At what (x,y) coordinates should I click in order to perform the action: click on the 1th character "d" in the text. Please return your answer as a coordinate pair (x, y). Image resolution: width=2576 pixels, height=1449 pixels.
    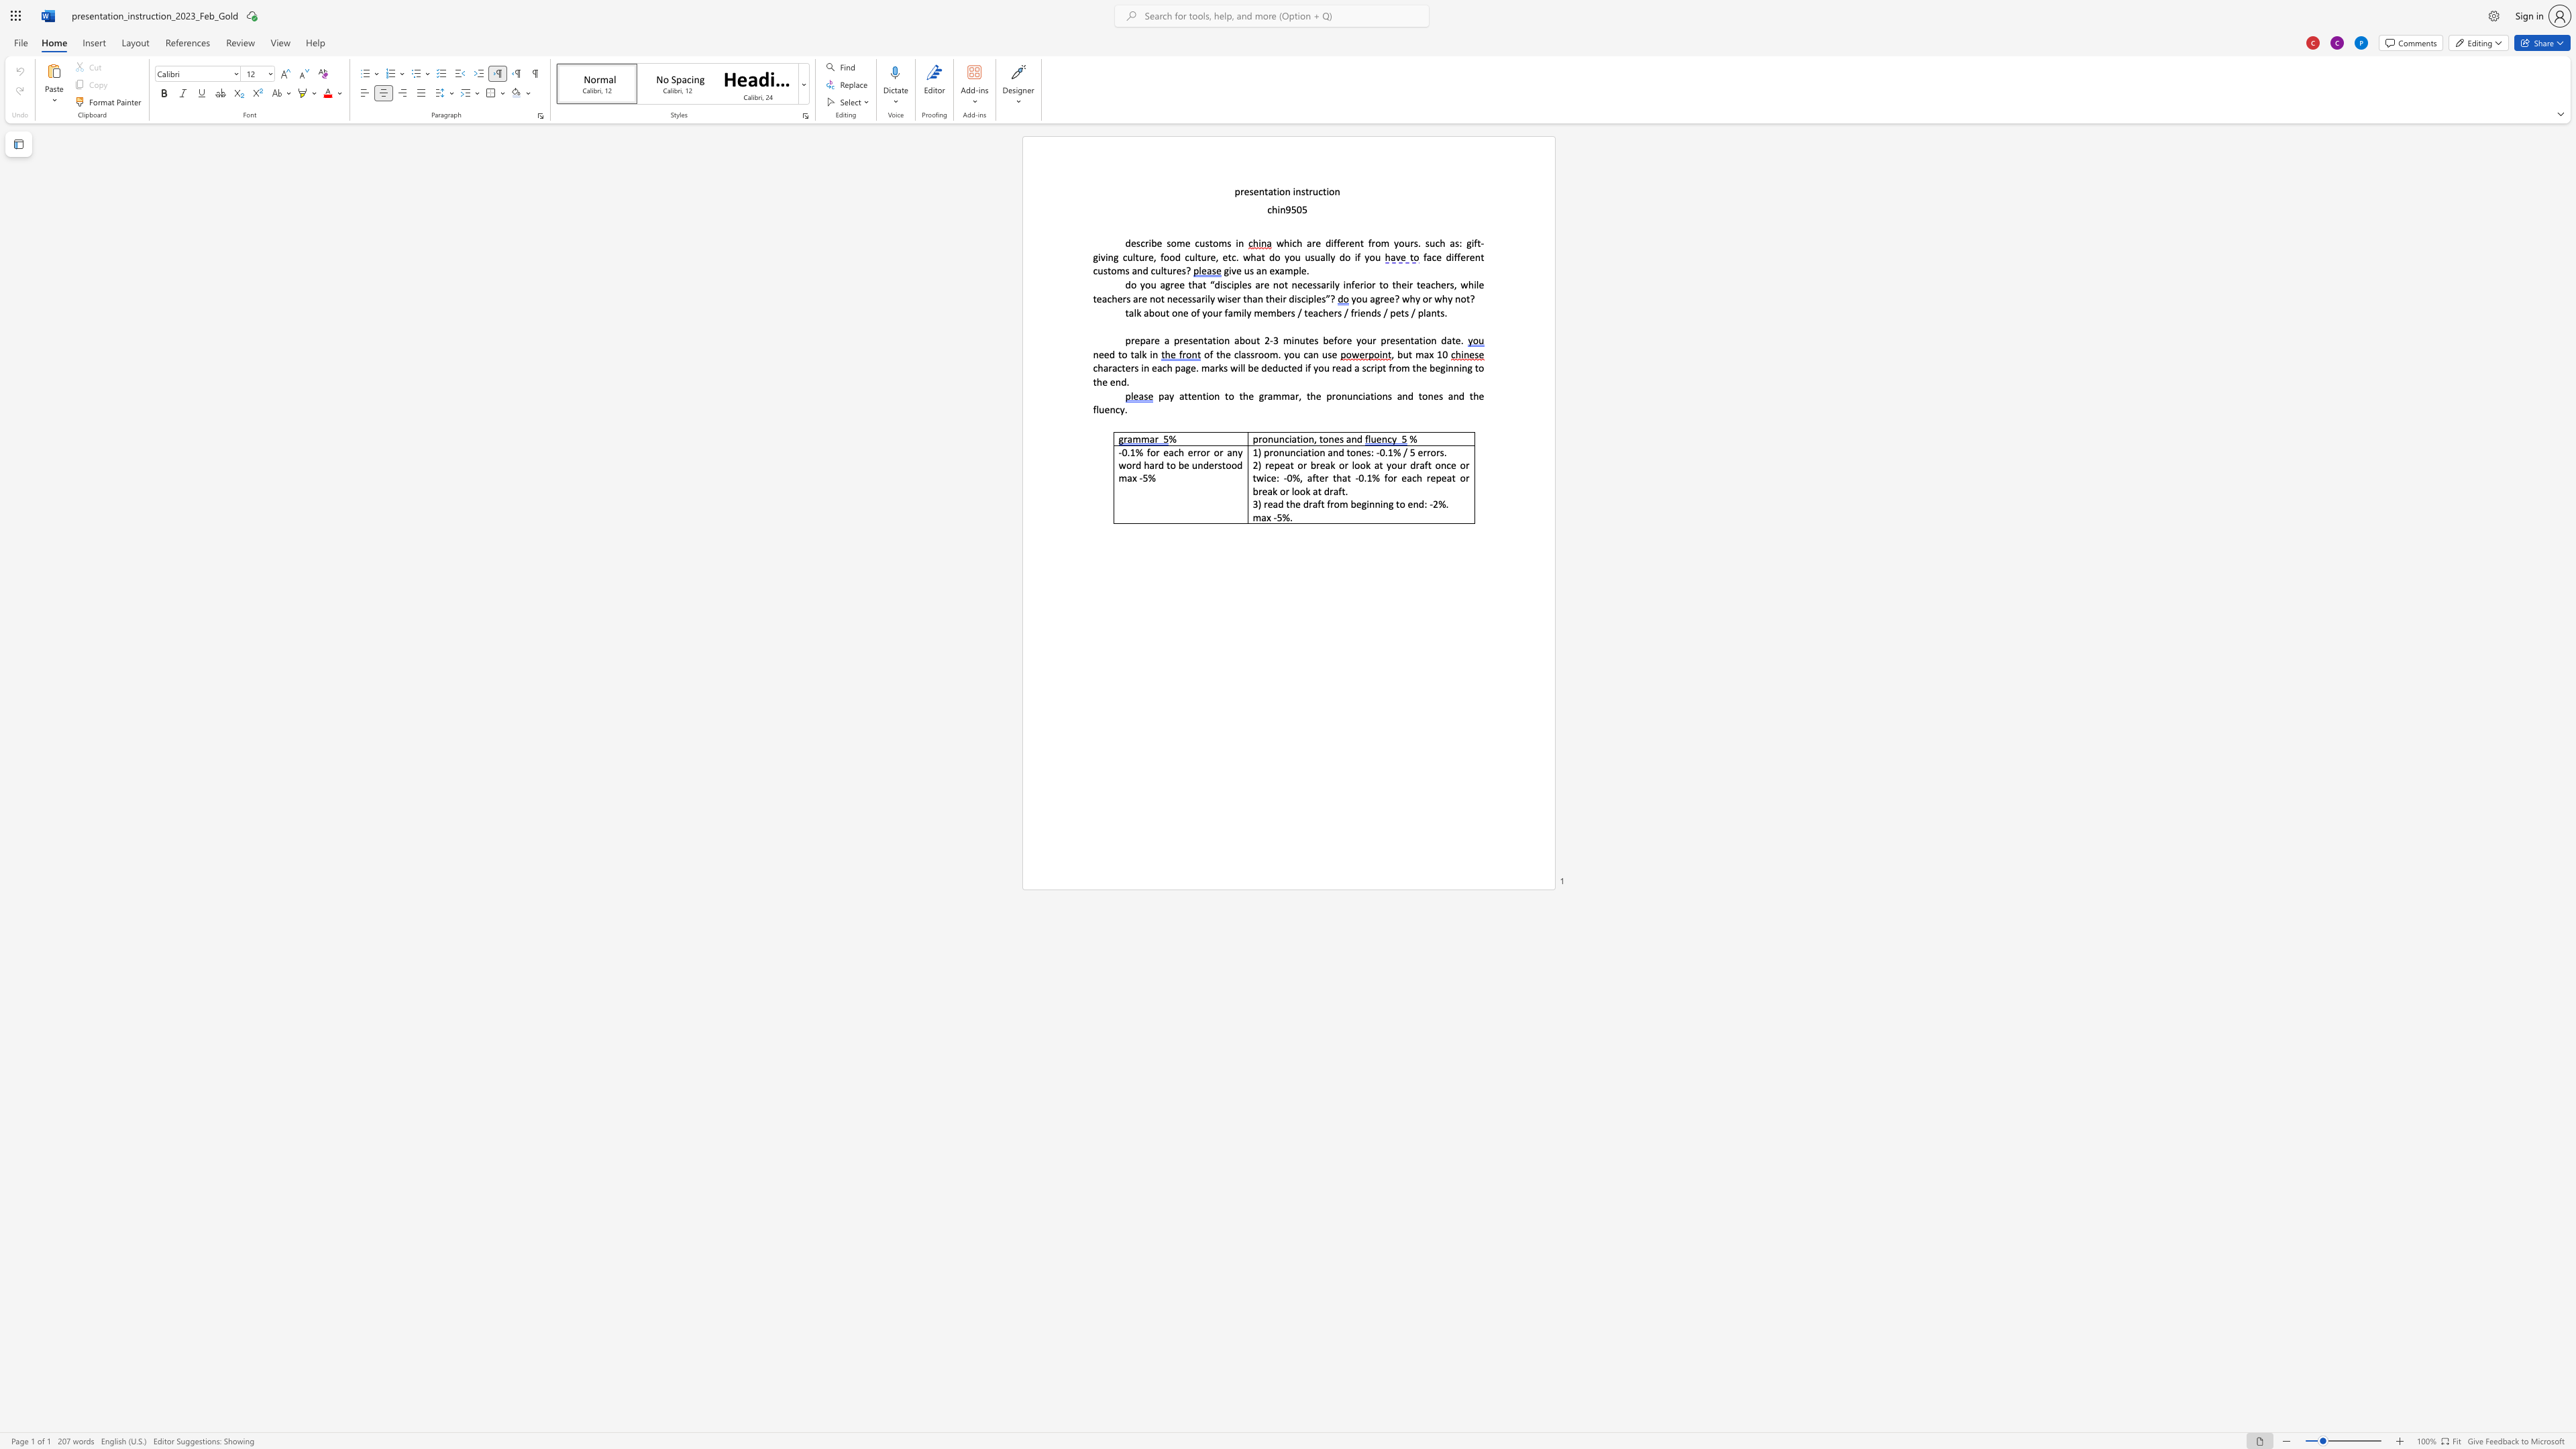
    Looking at the image, I should click on (1448, 256).